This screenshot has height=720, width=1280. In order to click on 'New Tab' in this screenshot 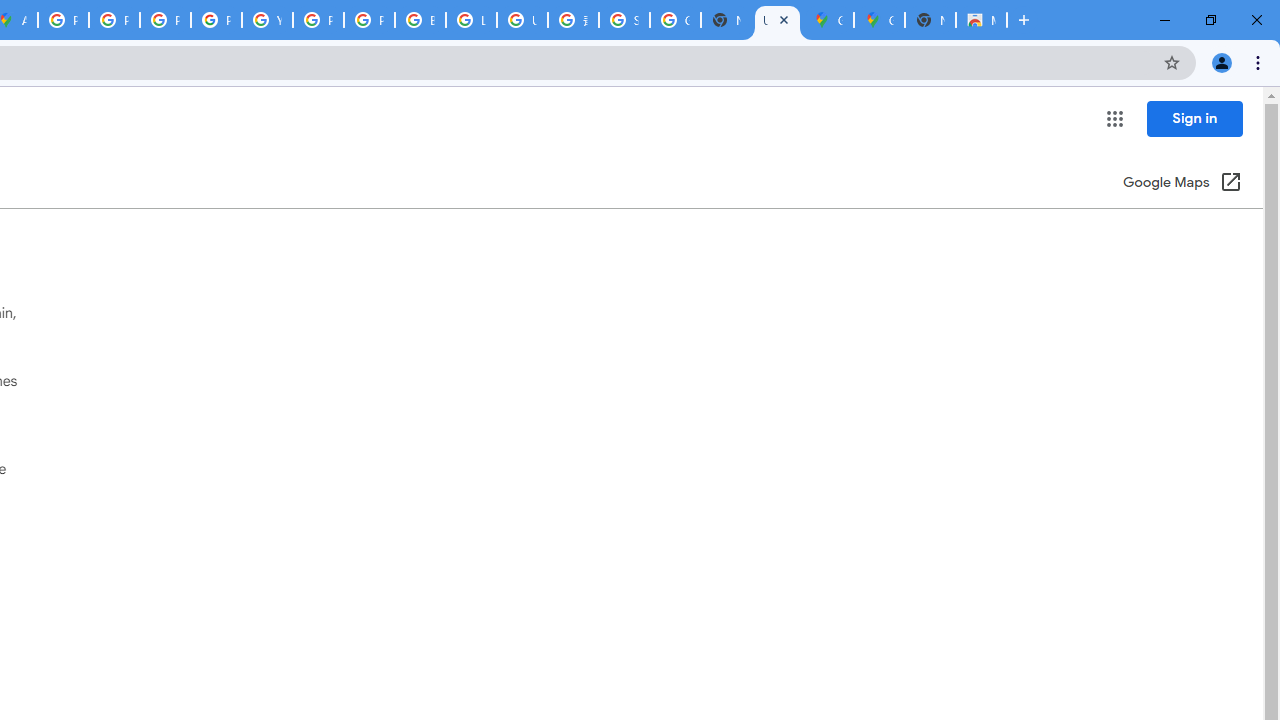, I will do `click(929, 20)`.